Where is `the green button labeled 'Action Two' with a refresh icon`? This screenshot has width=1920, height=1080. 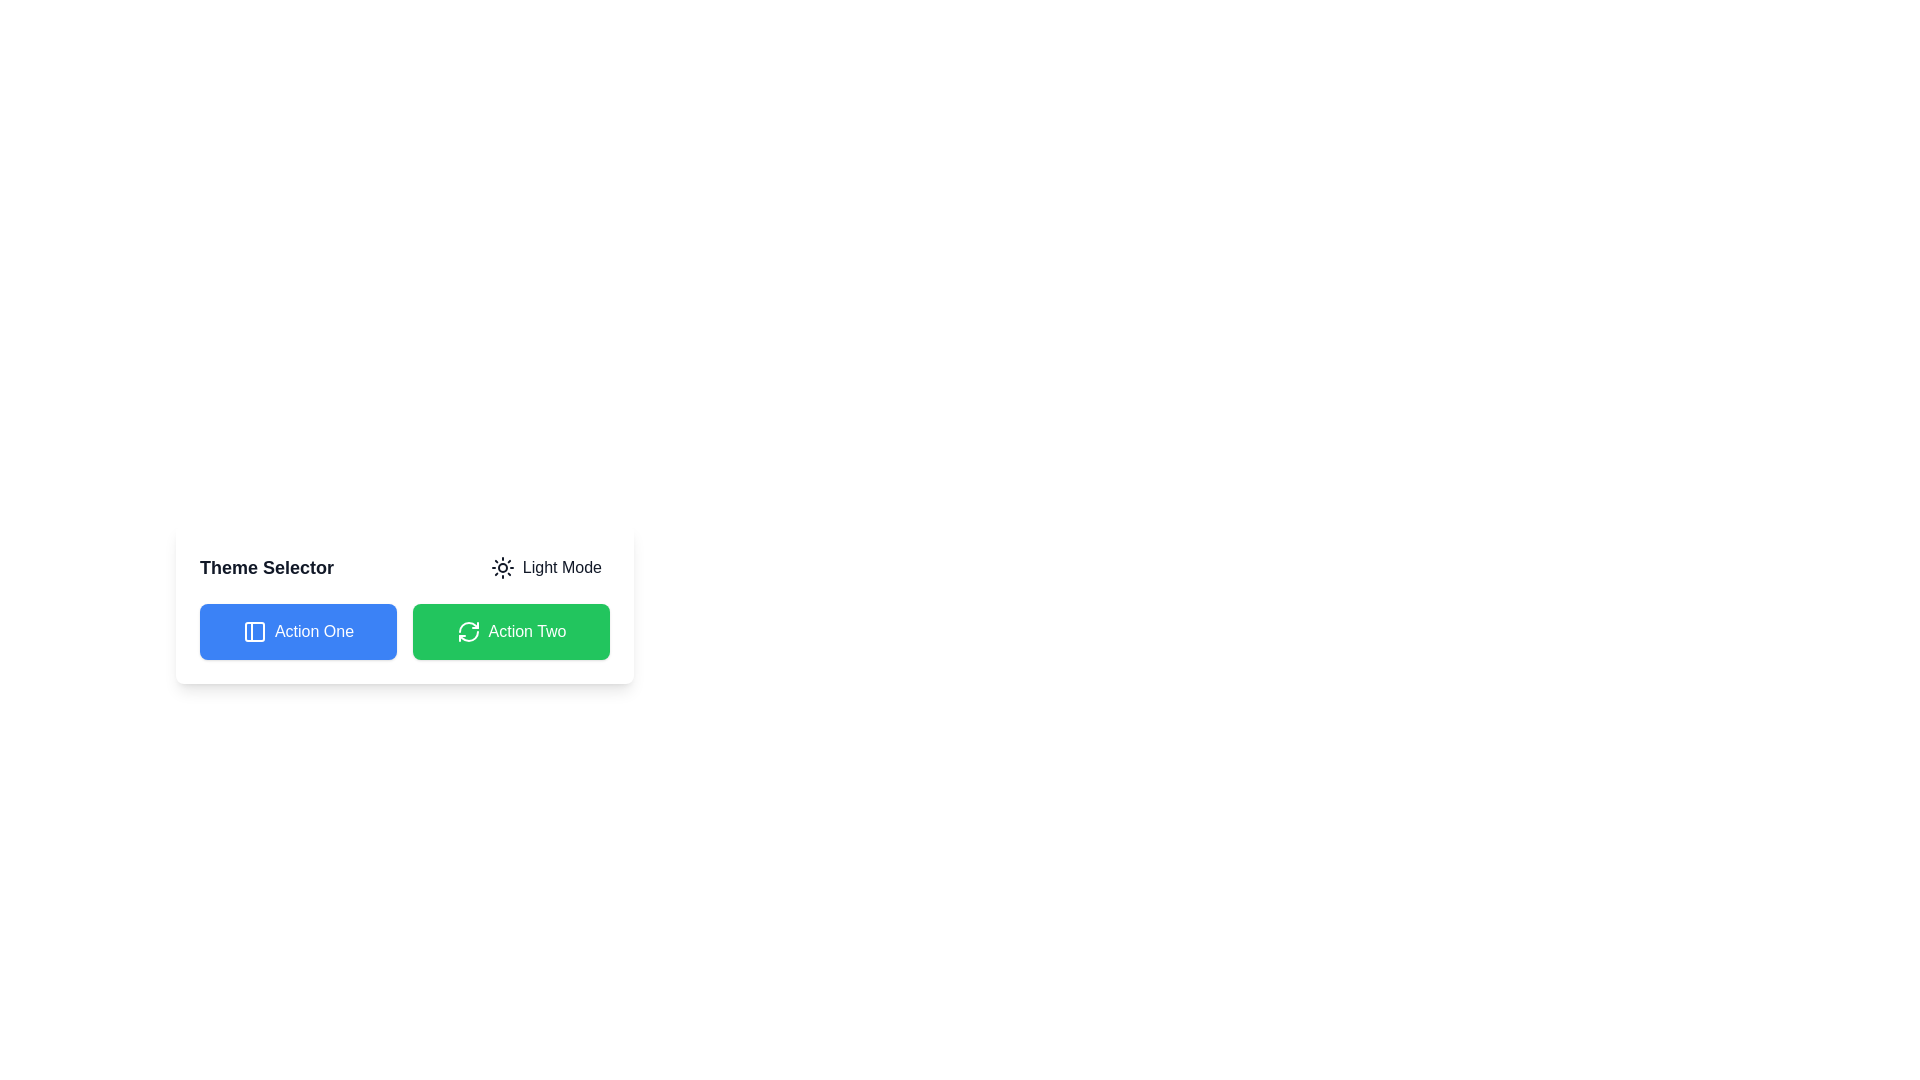
the green button labeled 'Action Two' with a refresh icon is located at coordinates (511, 632).